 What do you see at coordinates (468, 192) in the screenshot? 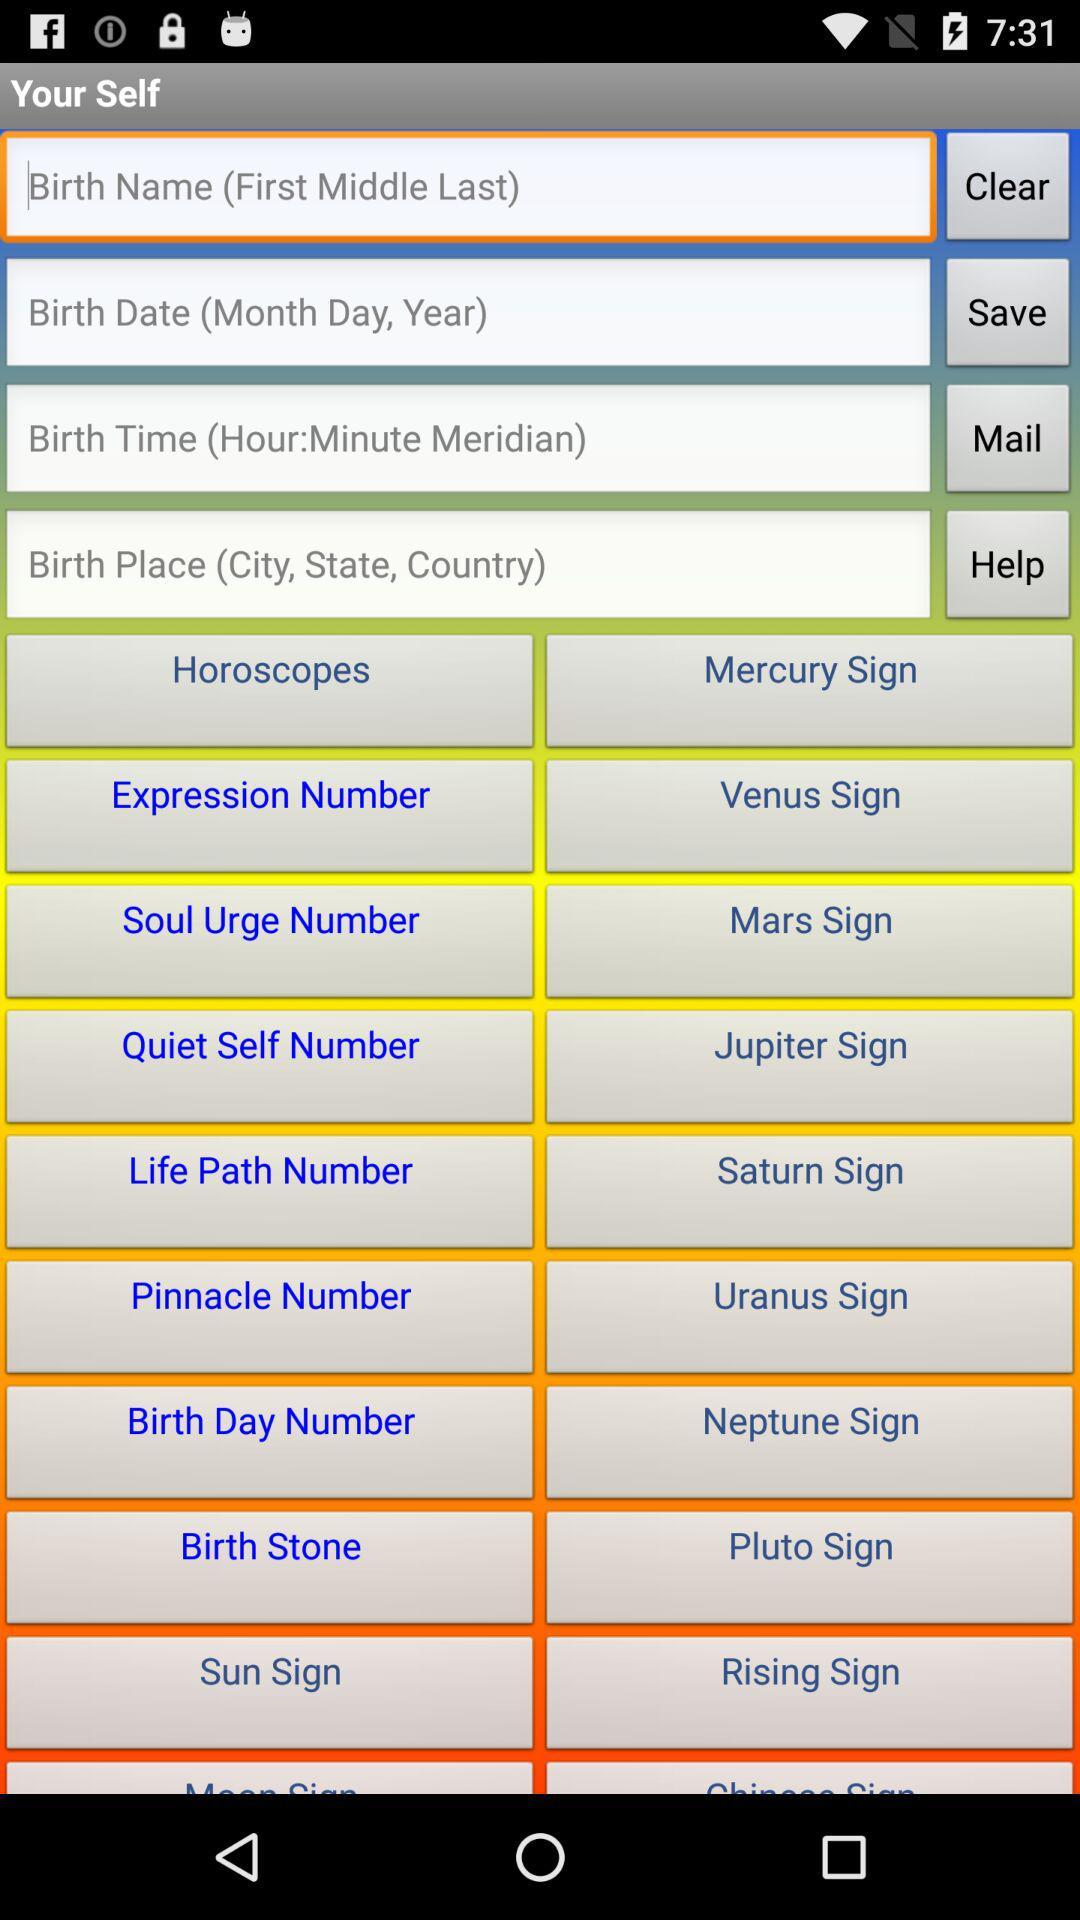
I see `type in name` at bounding box center [468, 192].